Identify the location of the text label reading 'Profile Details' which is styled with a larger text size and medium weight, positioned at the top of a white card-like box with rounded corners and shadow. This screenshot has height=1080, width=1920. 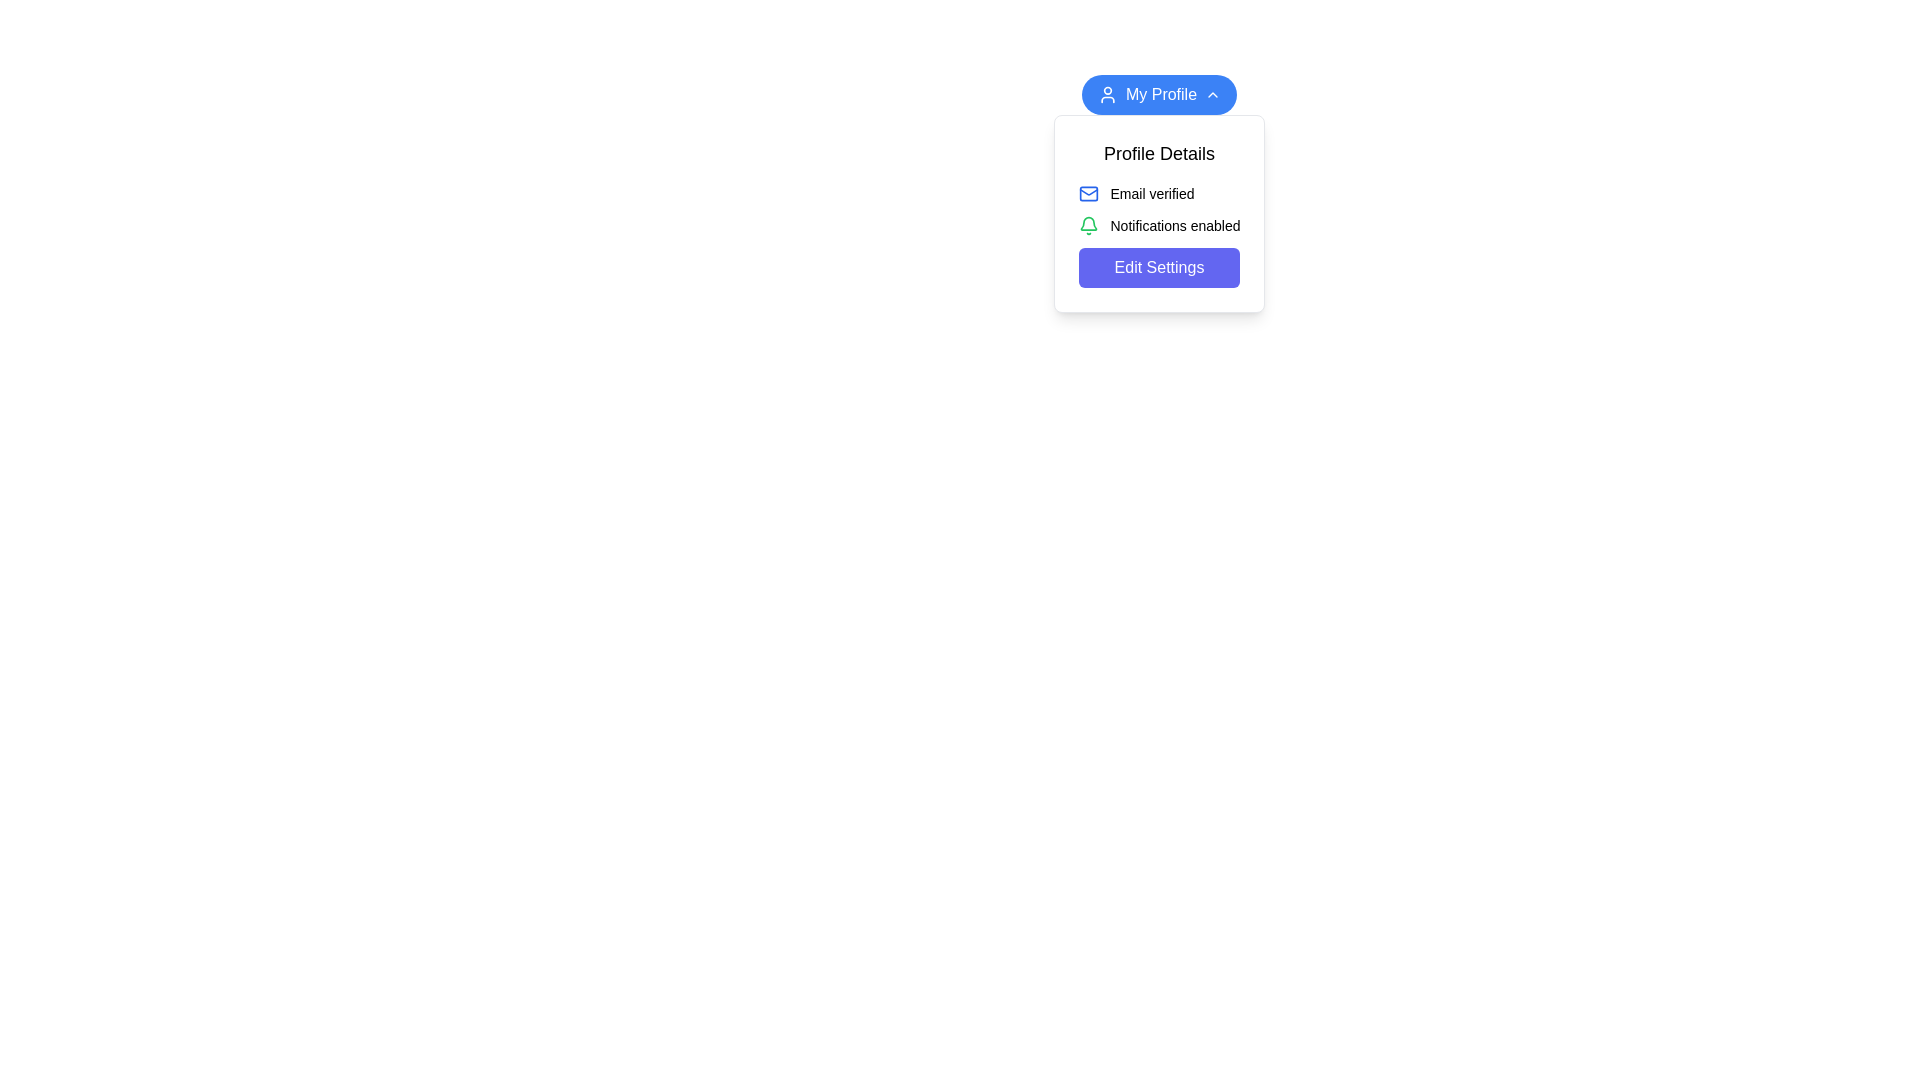
(1159, 153).